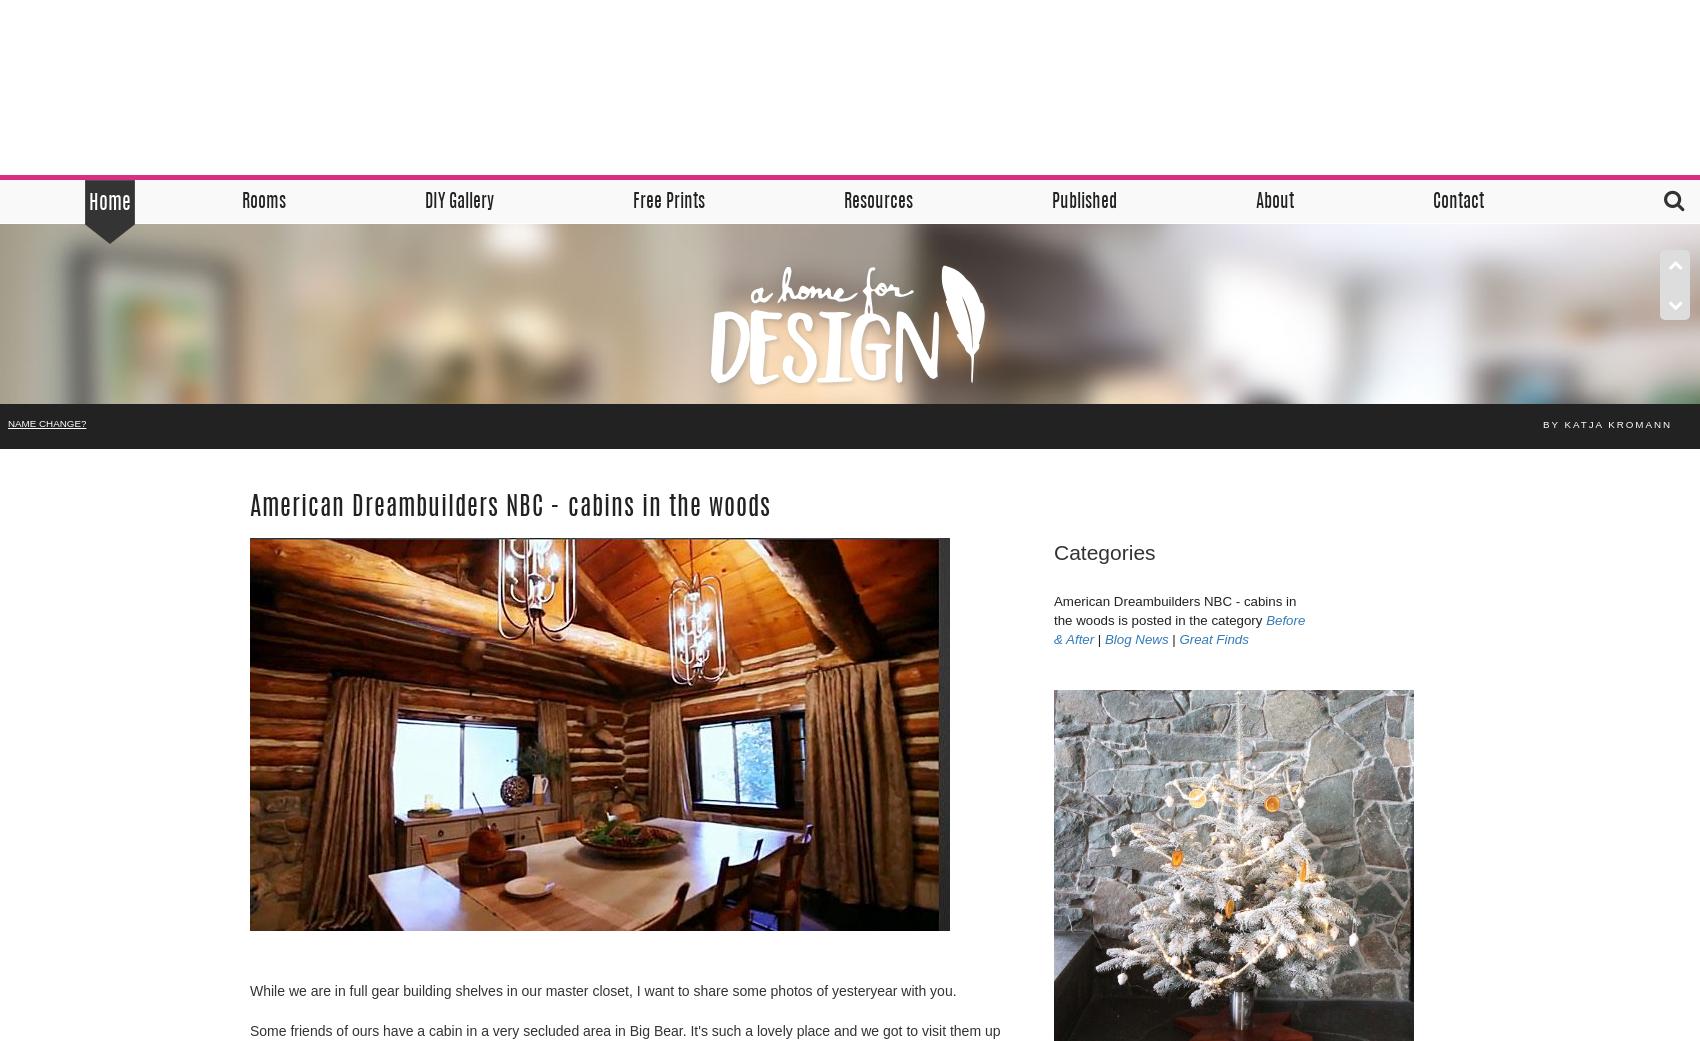 Image resolution: width=1700 pixels, height=1041 pixels. What do you see at coordinates (1104, 551) in the screenshot?
I see `'Categories'` at bounding box center [1104, 551].